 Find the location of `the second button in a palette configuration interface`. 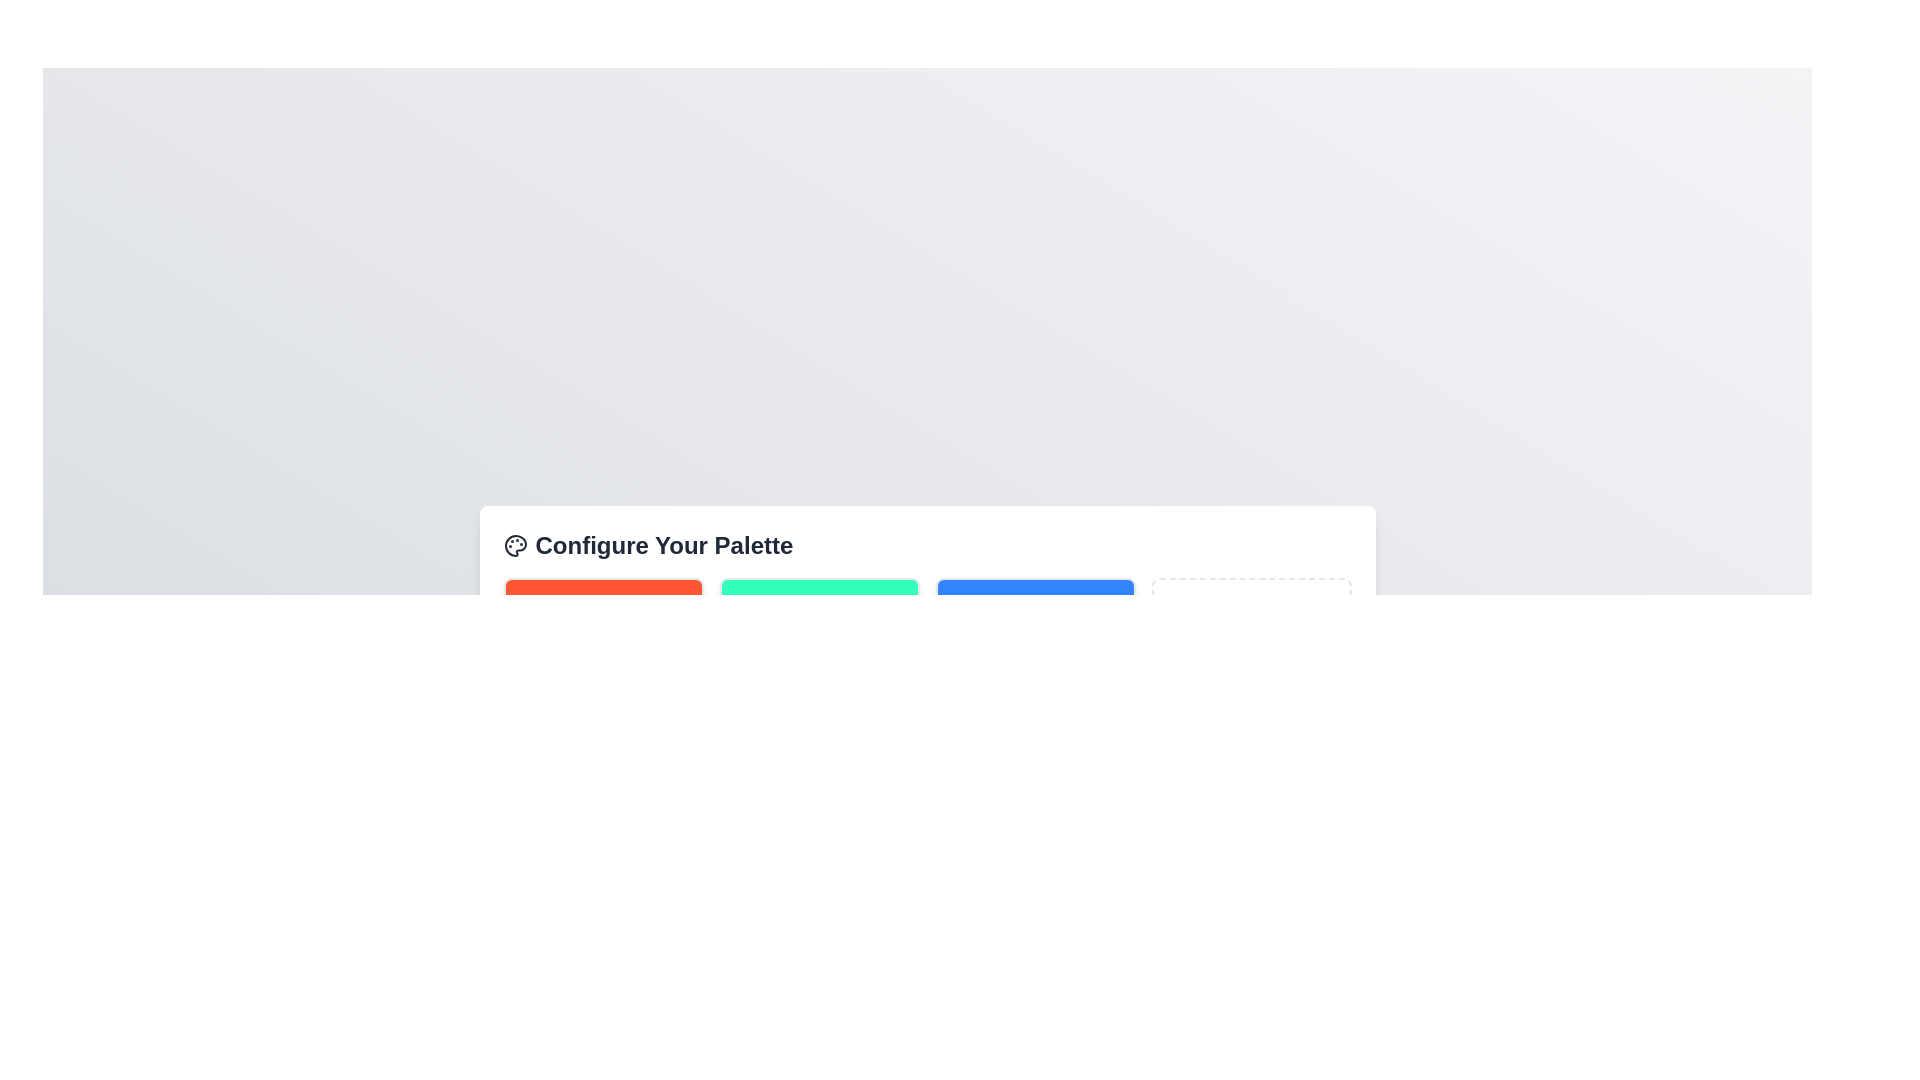

the second button in a palette configuration interface is located at coordinates (819, 608).